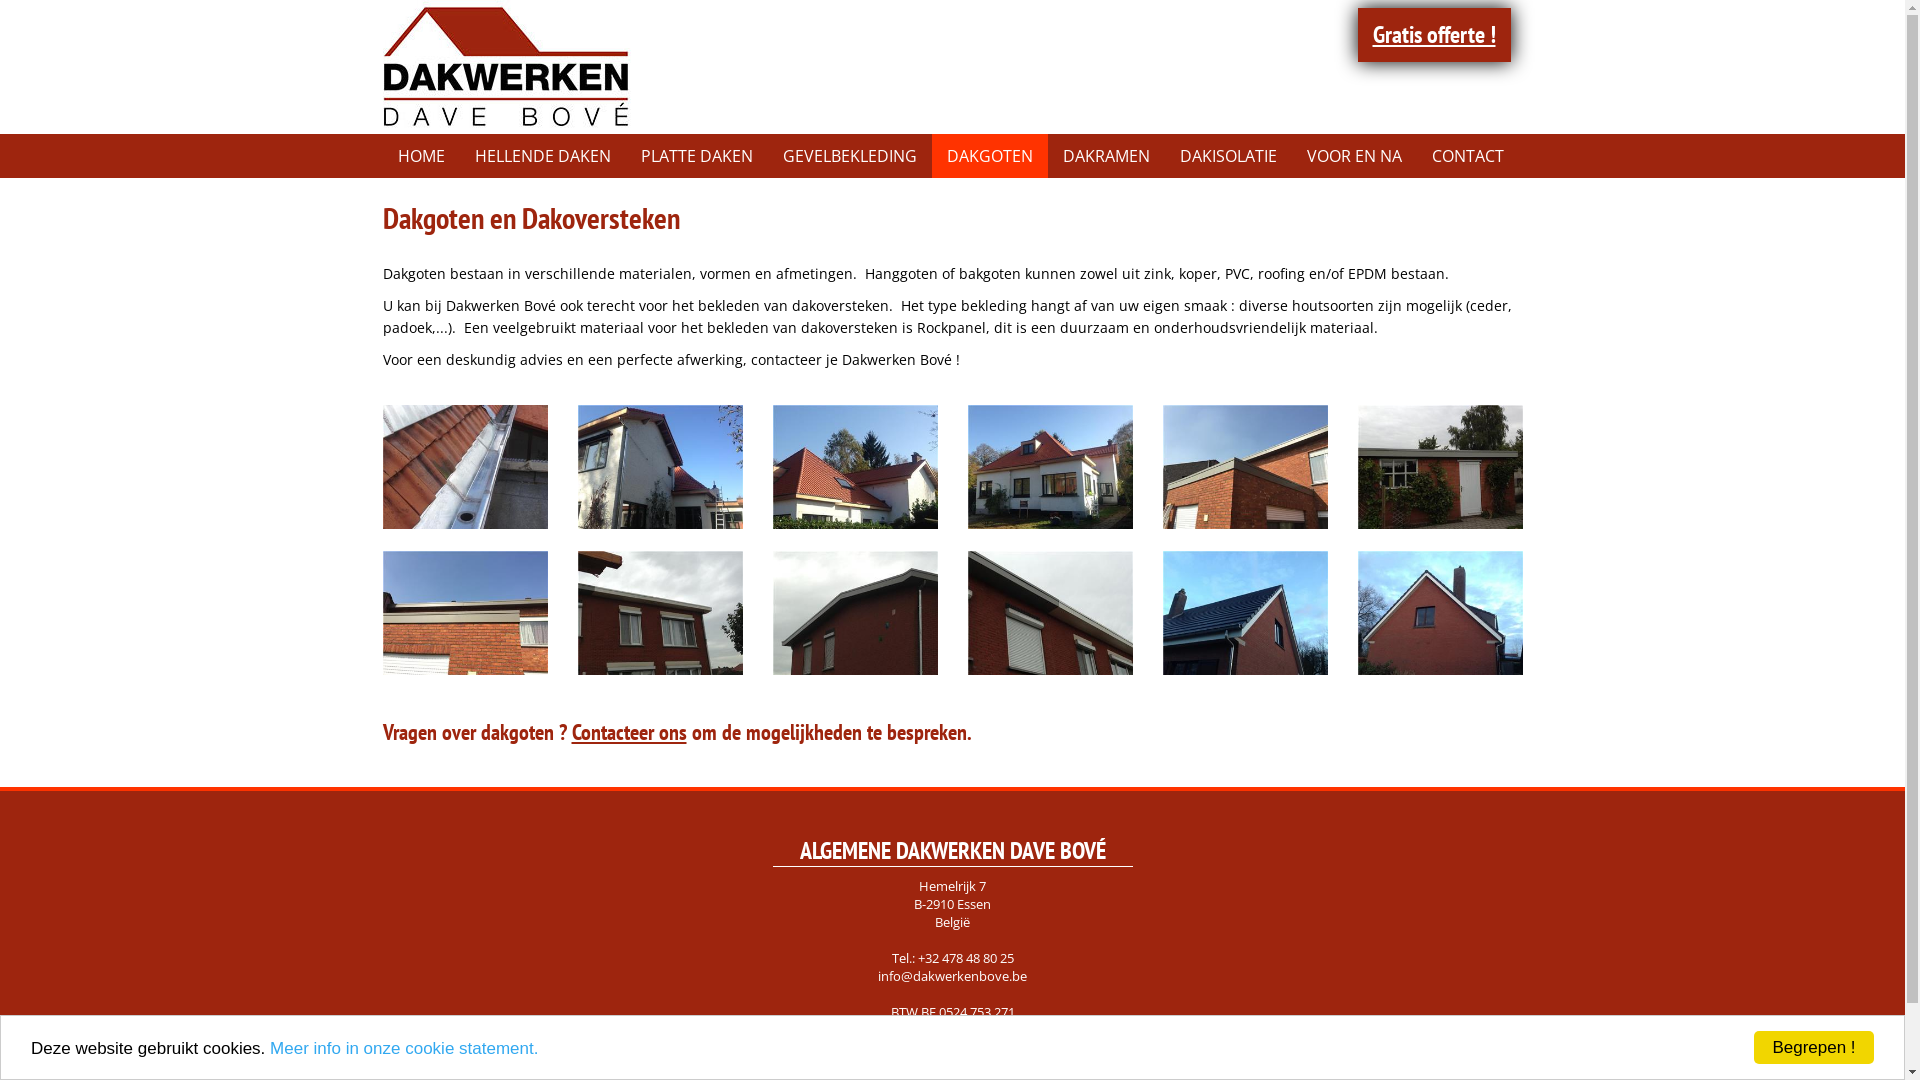  I want to click on 'CONTACT', so click(1467, 154).